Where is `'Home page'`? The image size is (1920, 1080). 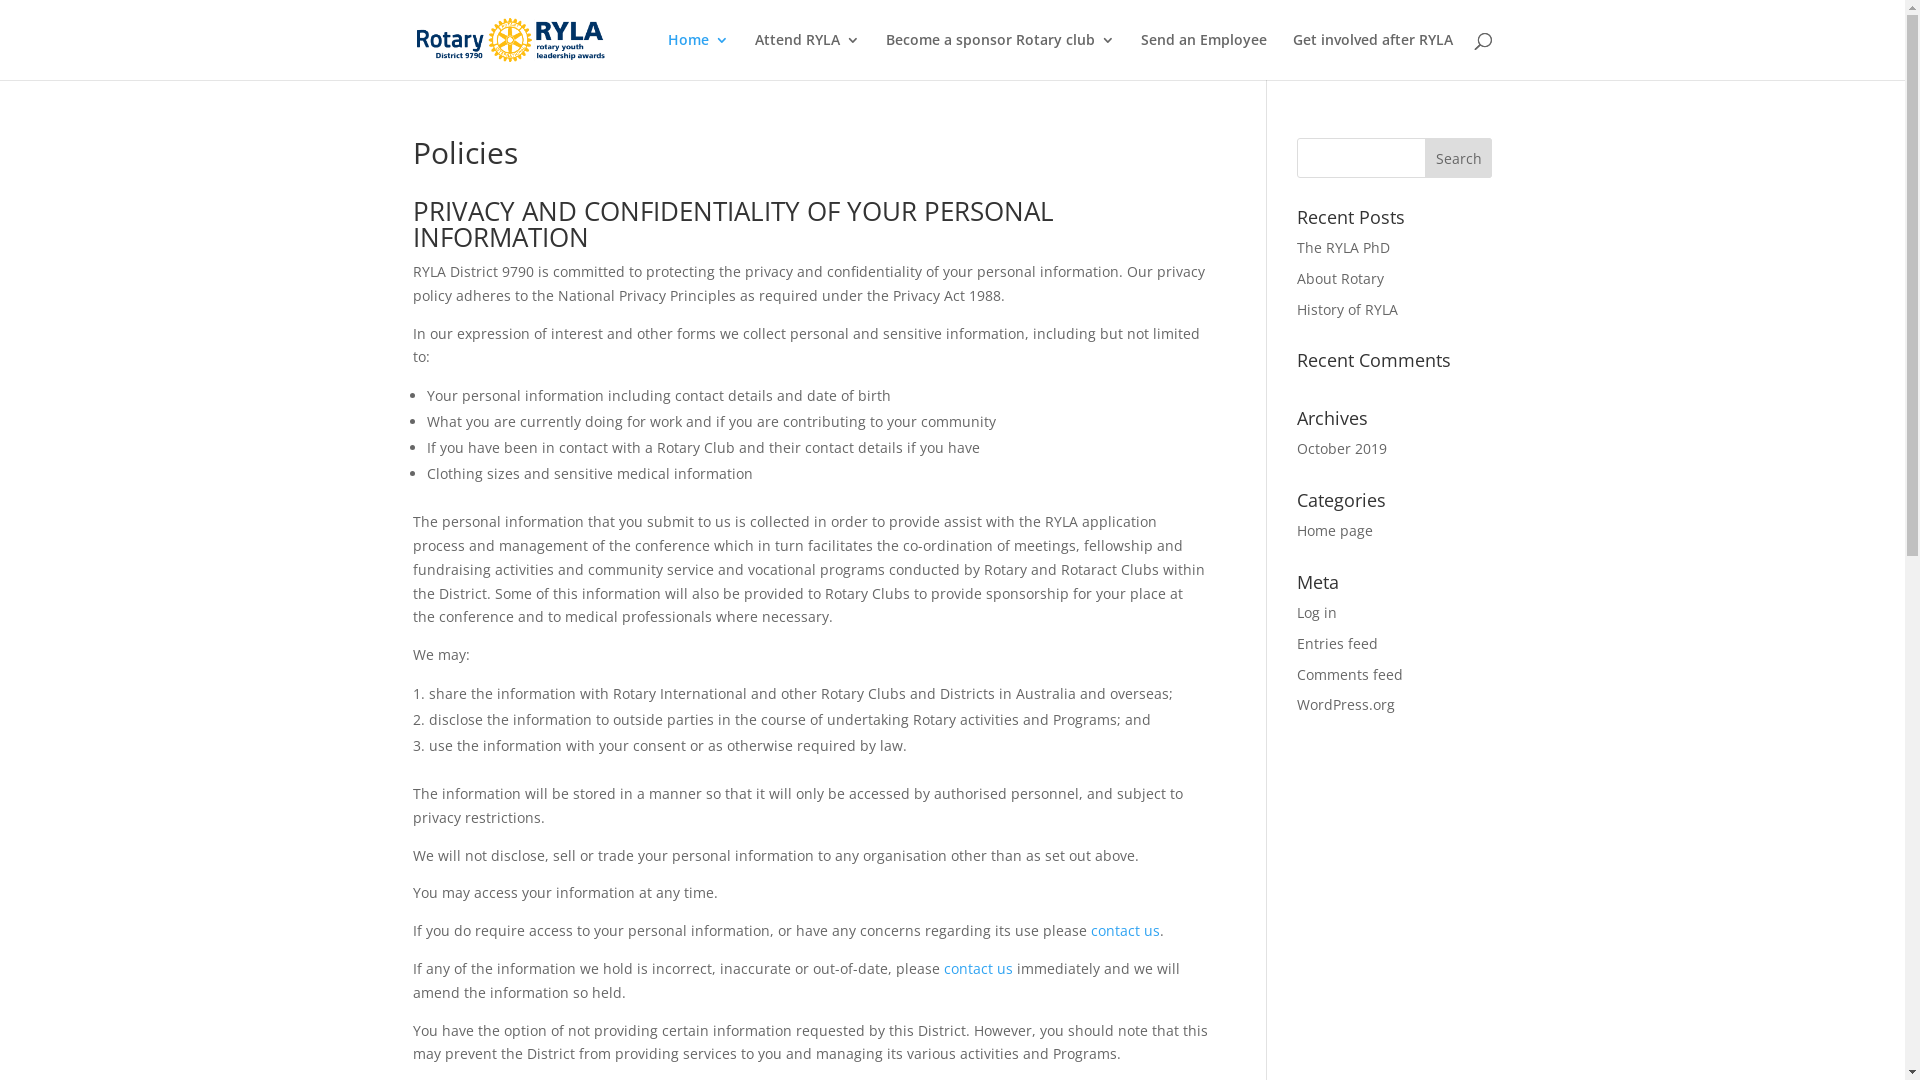 'Home page' is located at coordinates (1334, 529).